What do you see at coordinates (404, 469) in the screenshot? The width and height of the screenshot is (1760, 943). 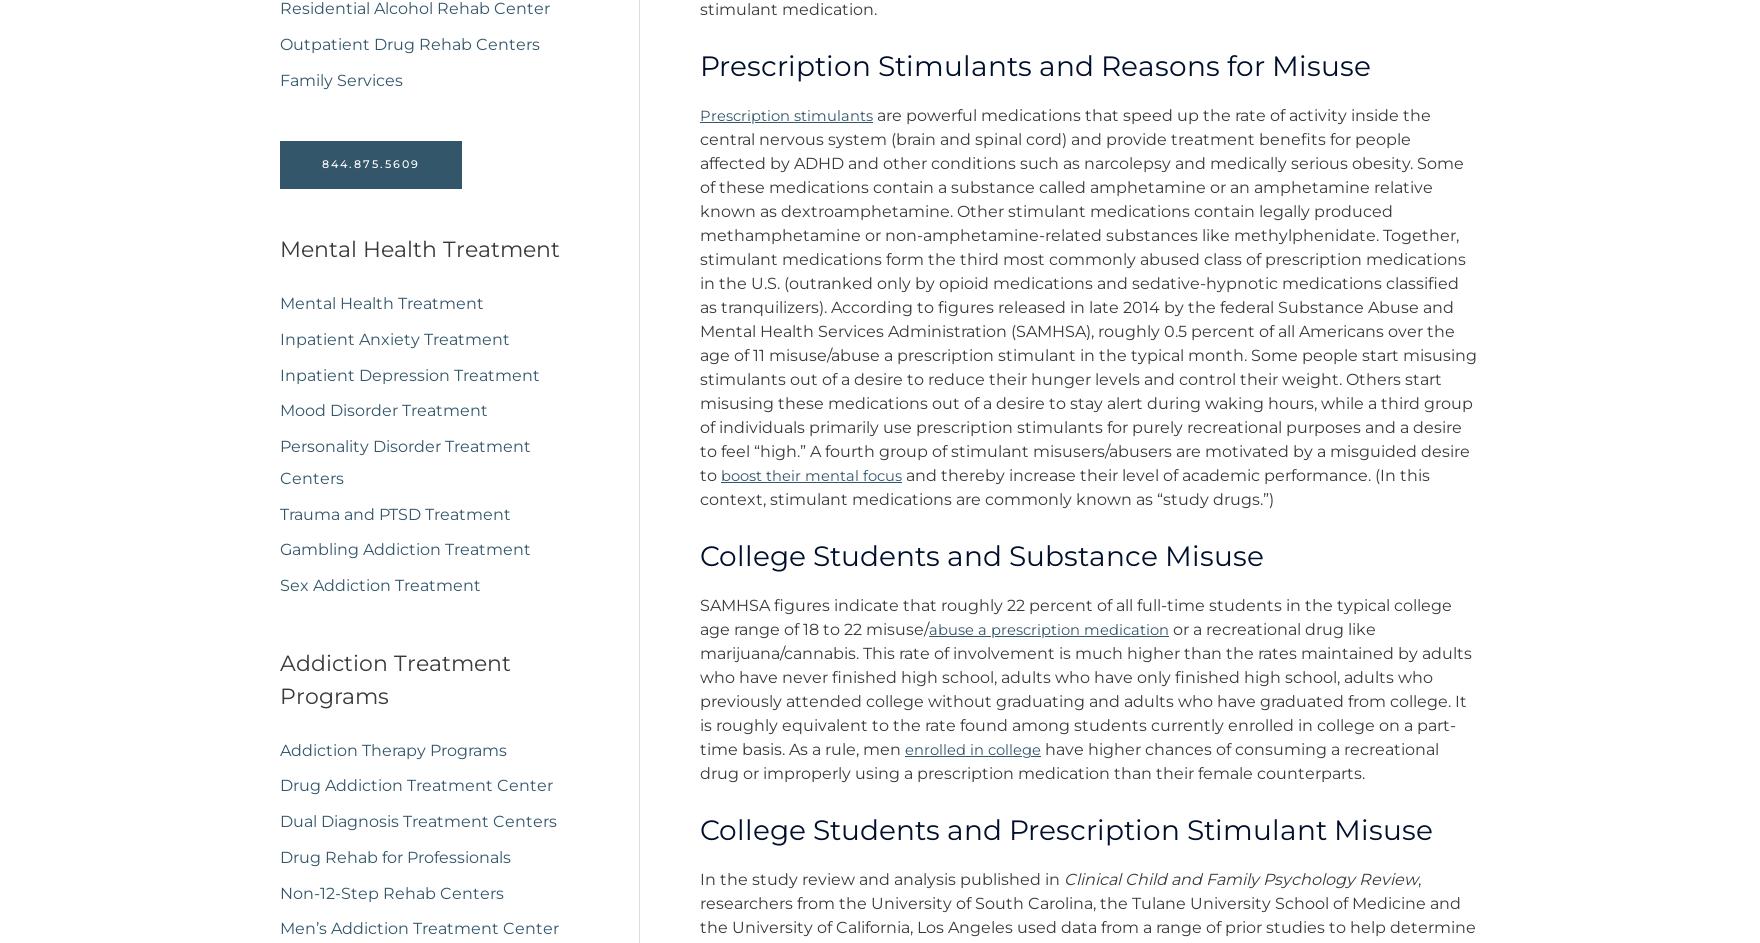 I see `'Personality Disorder Treatment Centers'` at bounding box center [404, 469].